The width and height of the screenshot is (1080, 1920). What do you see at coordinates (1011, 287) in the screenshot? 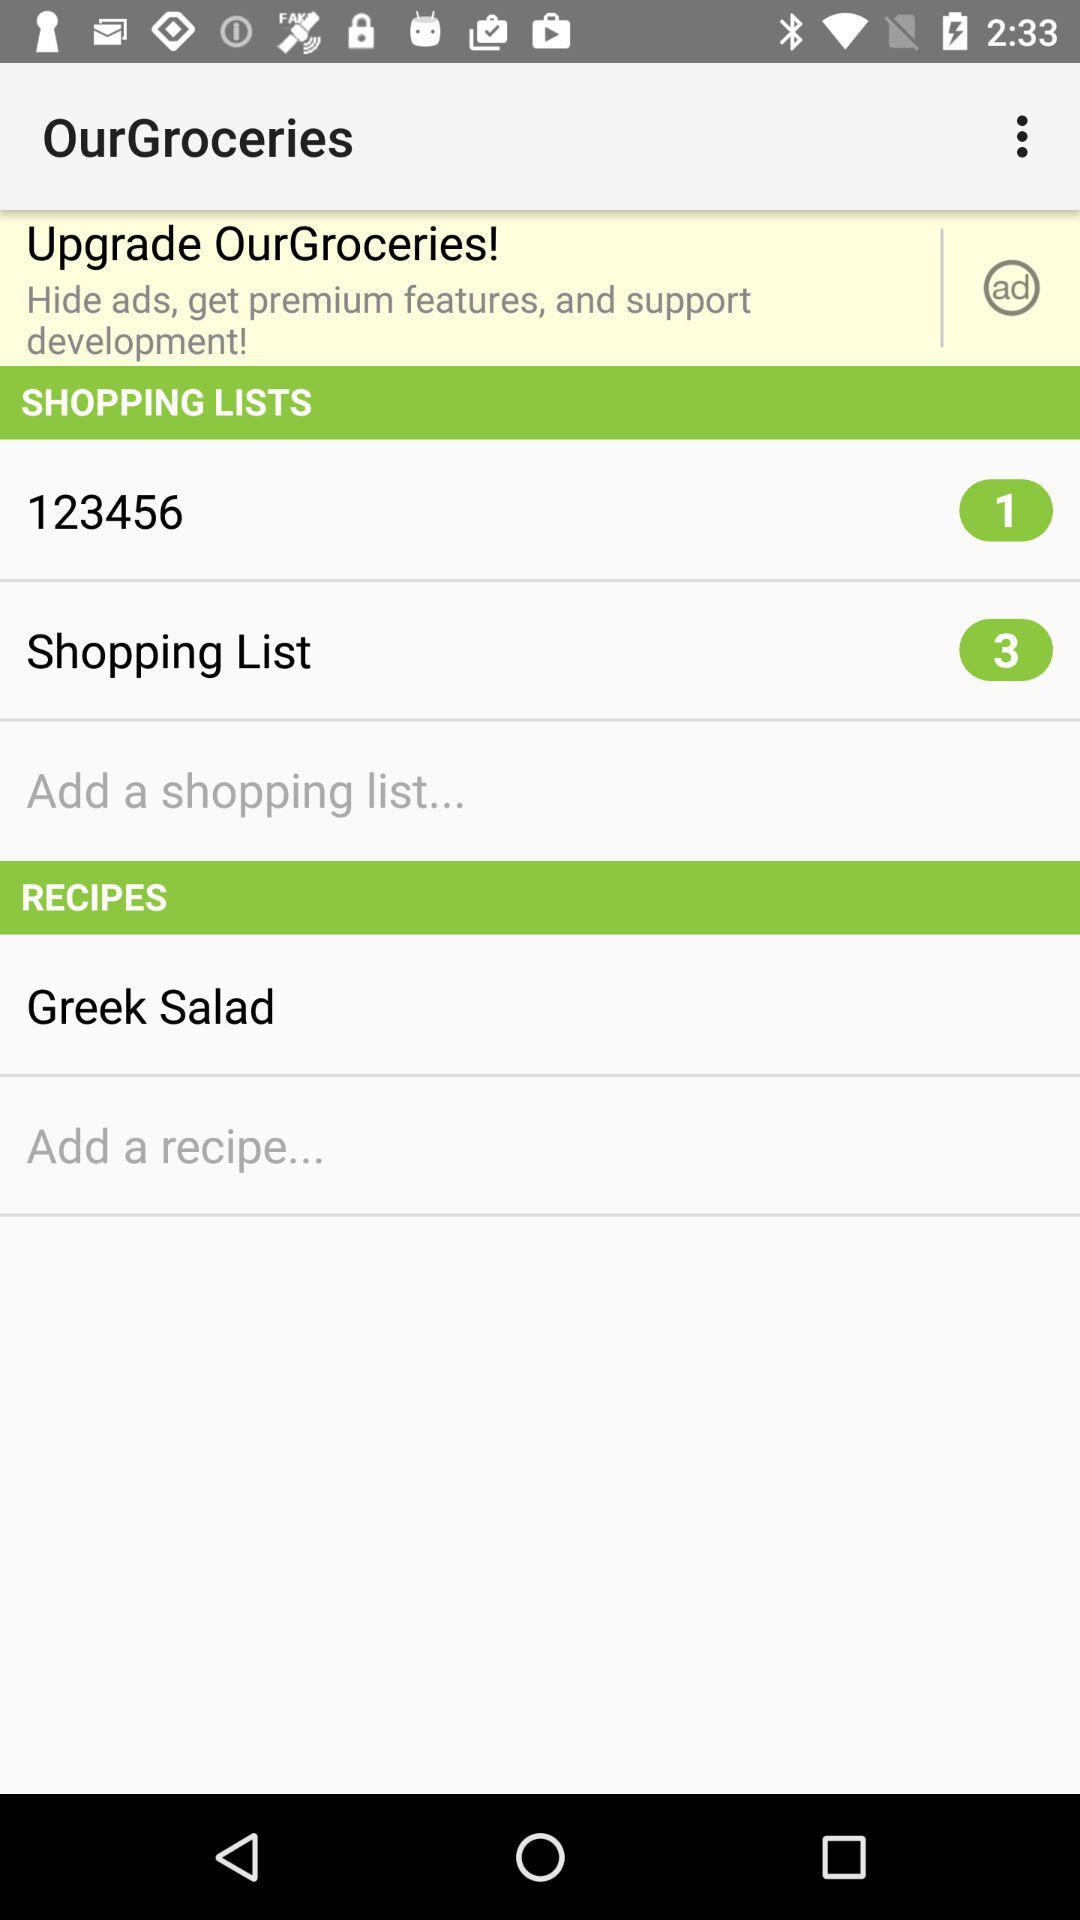
I see `item above the shopping lists item` at bounding box center [1011, 287].